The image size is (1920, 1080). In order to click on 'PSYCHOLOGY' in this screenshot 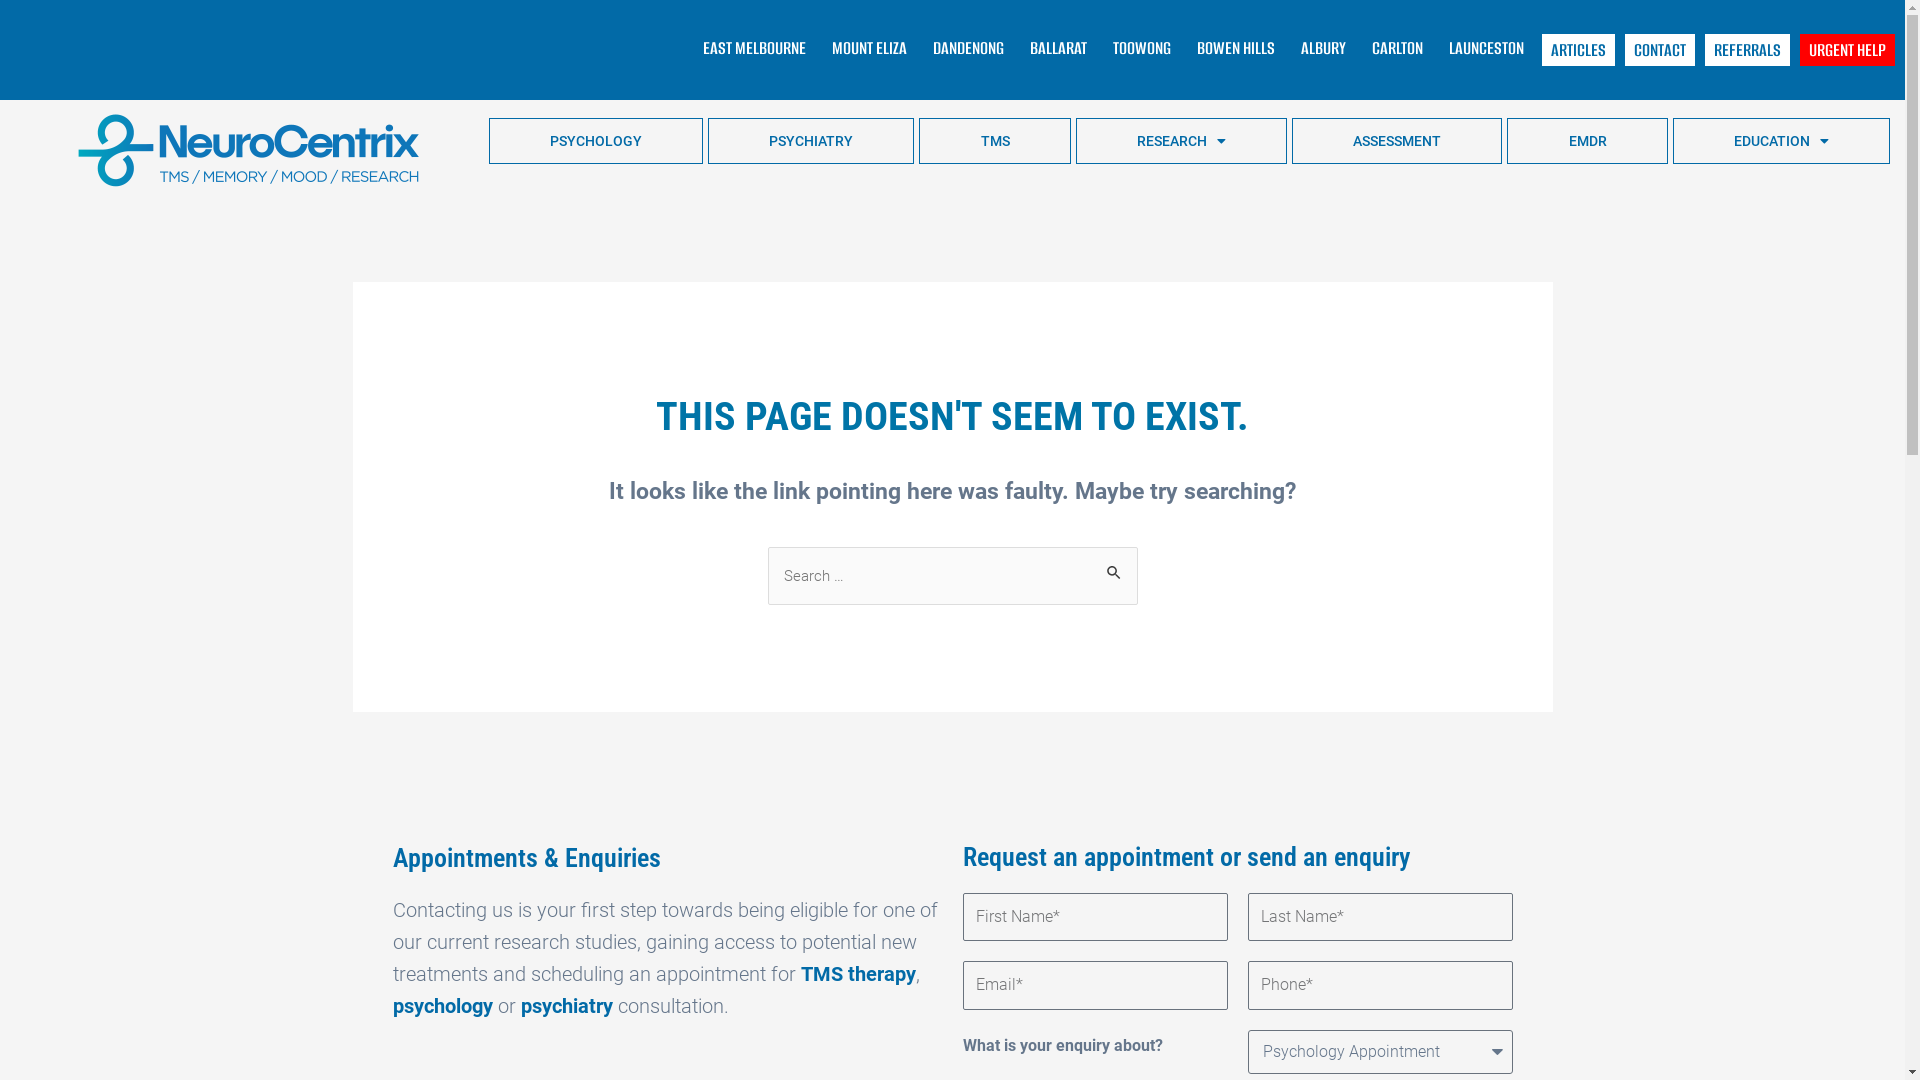, I will do `click(594, 140)`.